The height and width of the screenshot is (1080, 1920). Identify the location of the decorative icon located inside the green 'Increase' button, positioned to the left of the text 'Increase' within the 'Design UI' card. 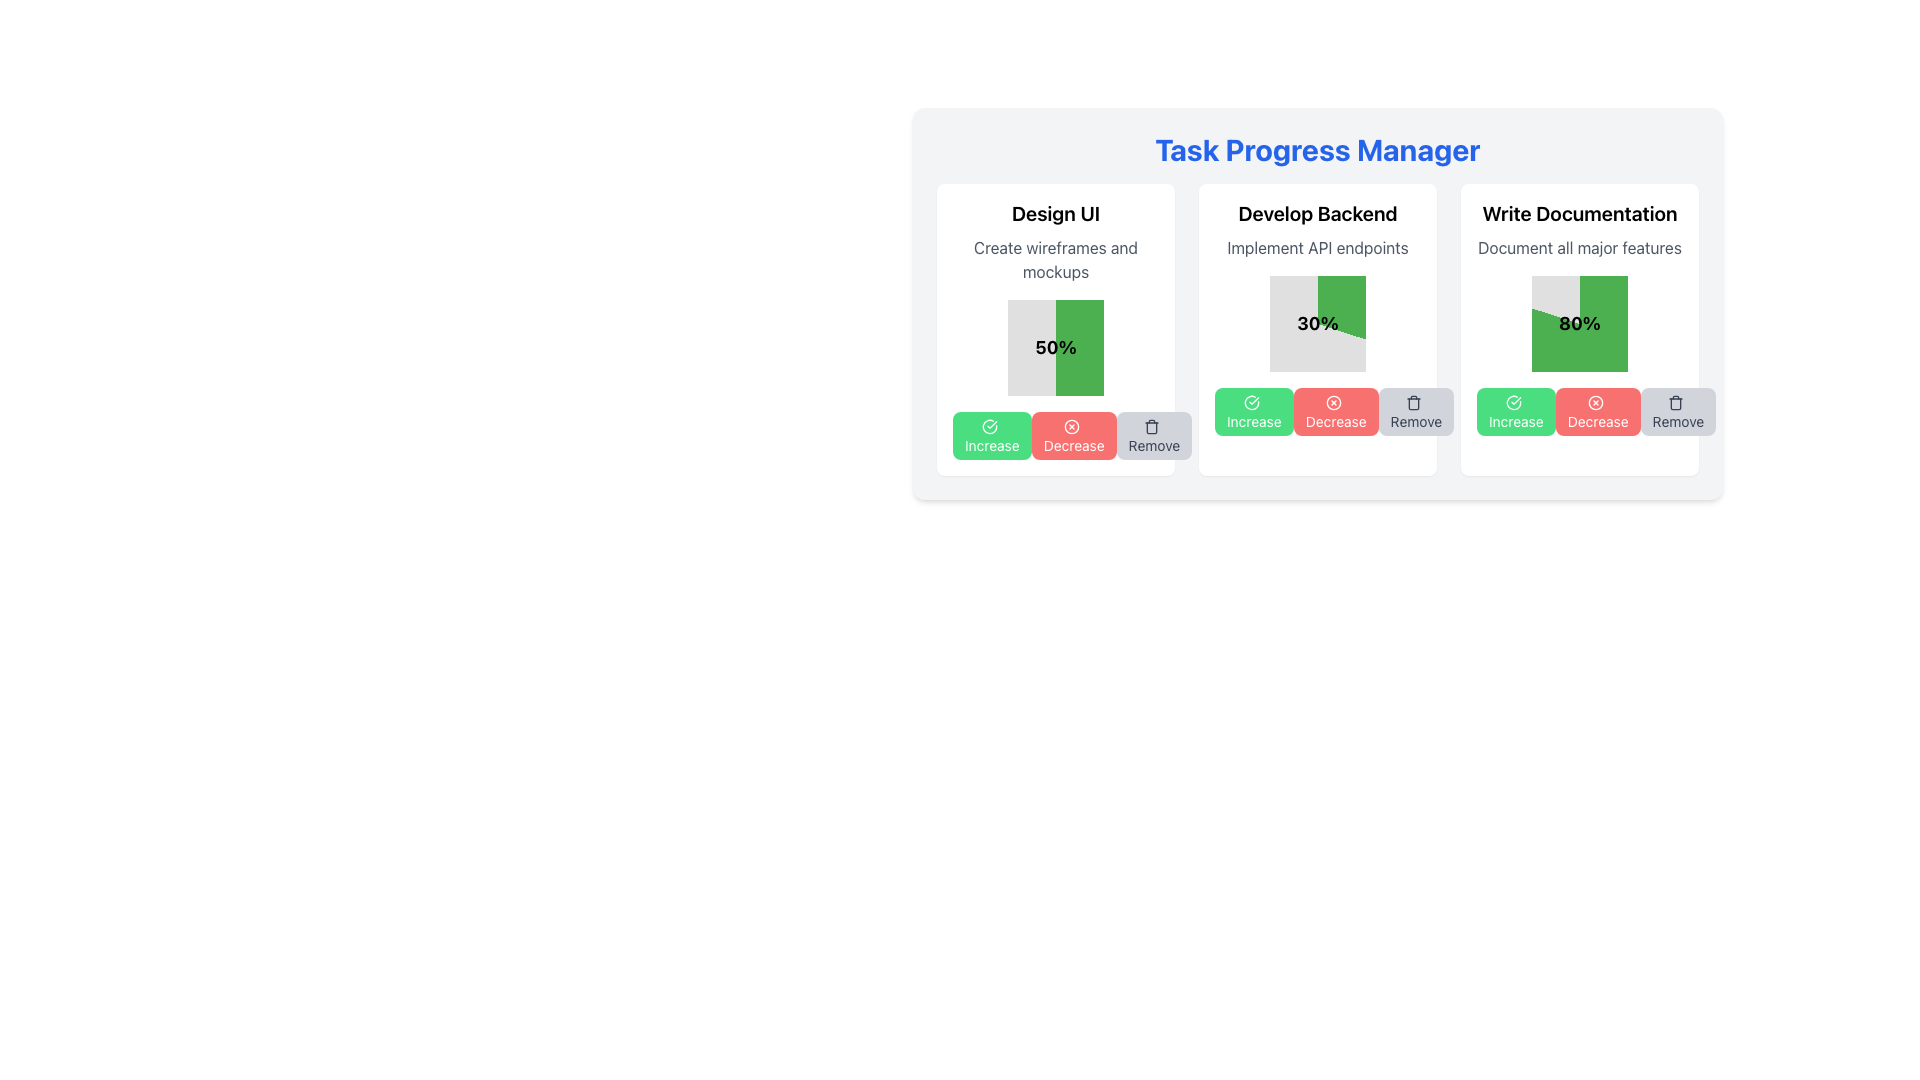
(990, 426).